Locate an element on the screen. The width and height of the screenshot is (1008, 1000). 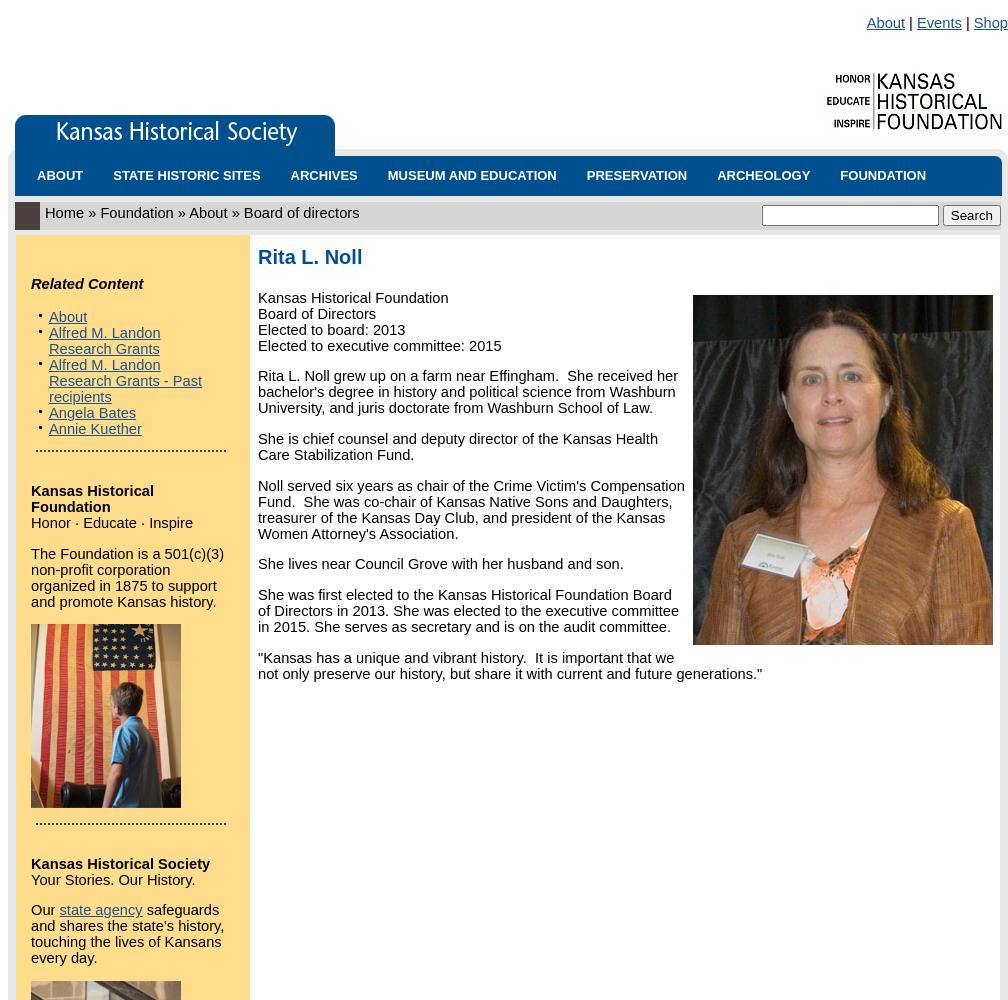
'Shop' is located at coordinates (990, 22).